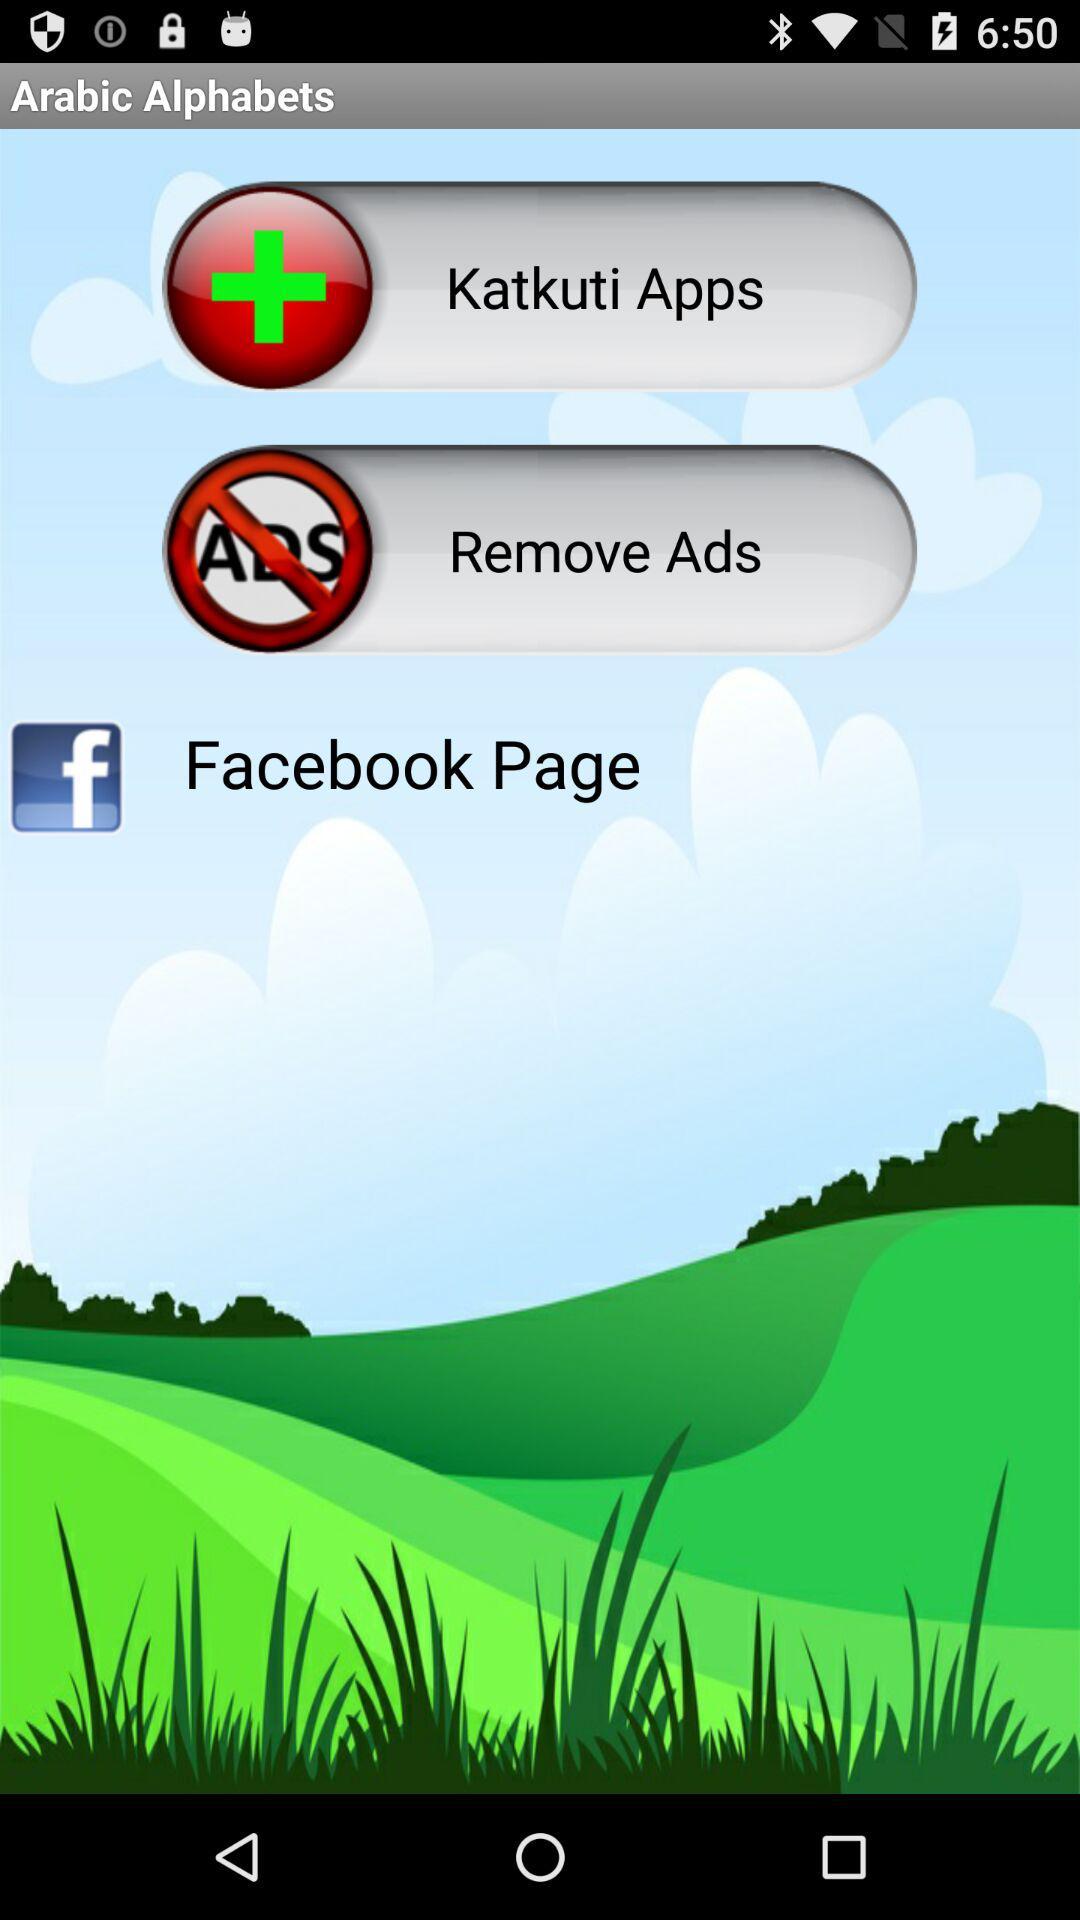 The image size is (1080, 1920). Describe the element at coordinates (64, 783) in the screenshot. I see `link to facebook page` at that location.